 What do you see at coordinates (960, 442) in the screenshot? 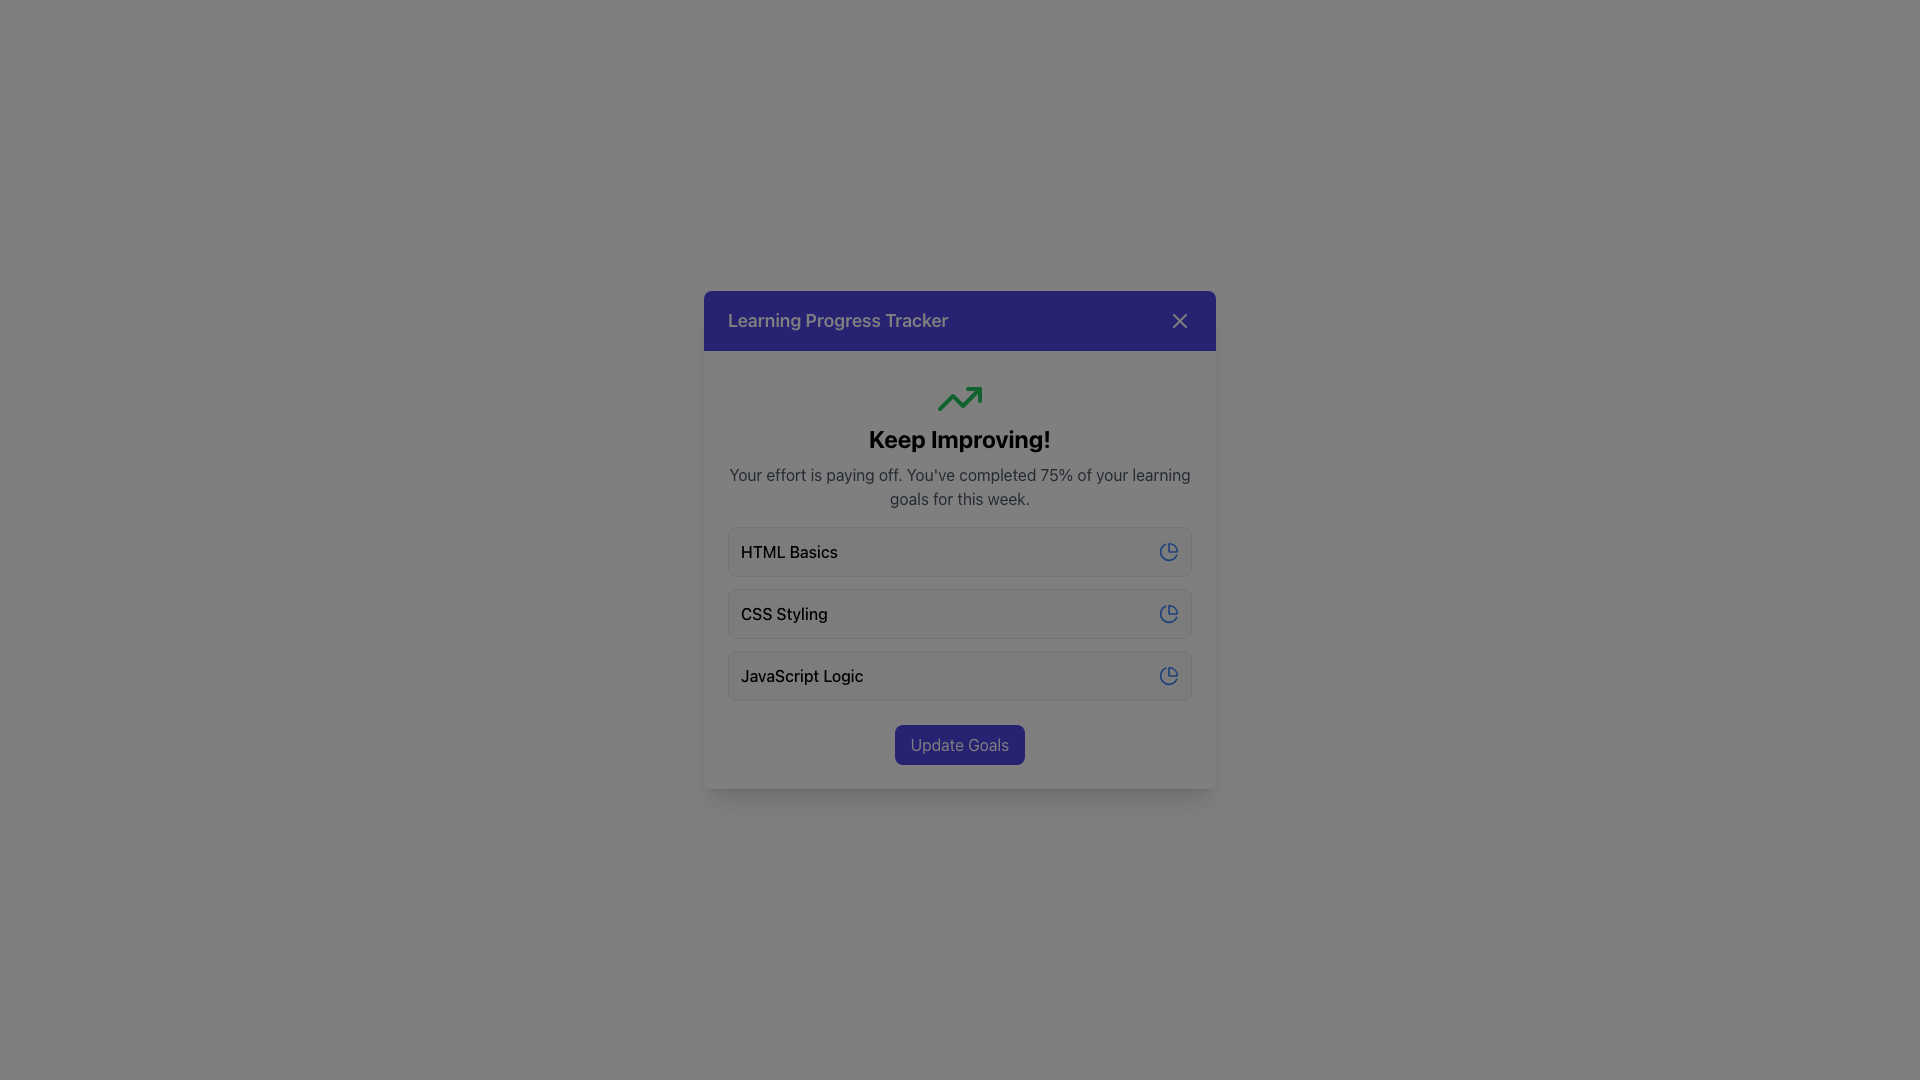
I see `the Informational Display that shows bold text 'Keep Improving!' and a green trending up icon, indicating user progress at 75% towards learning goals` at bounding box center [960, 442].